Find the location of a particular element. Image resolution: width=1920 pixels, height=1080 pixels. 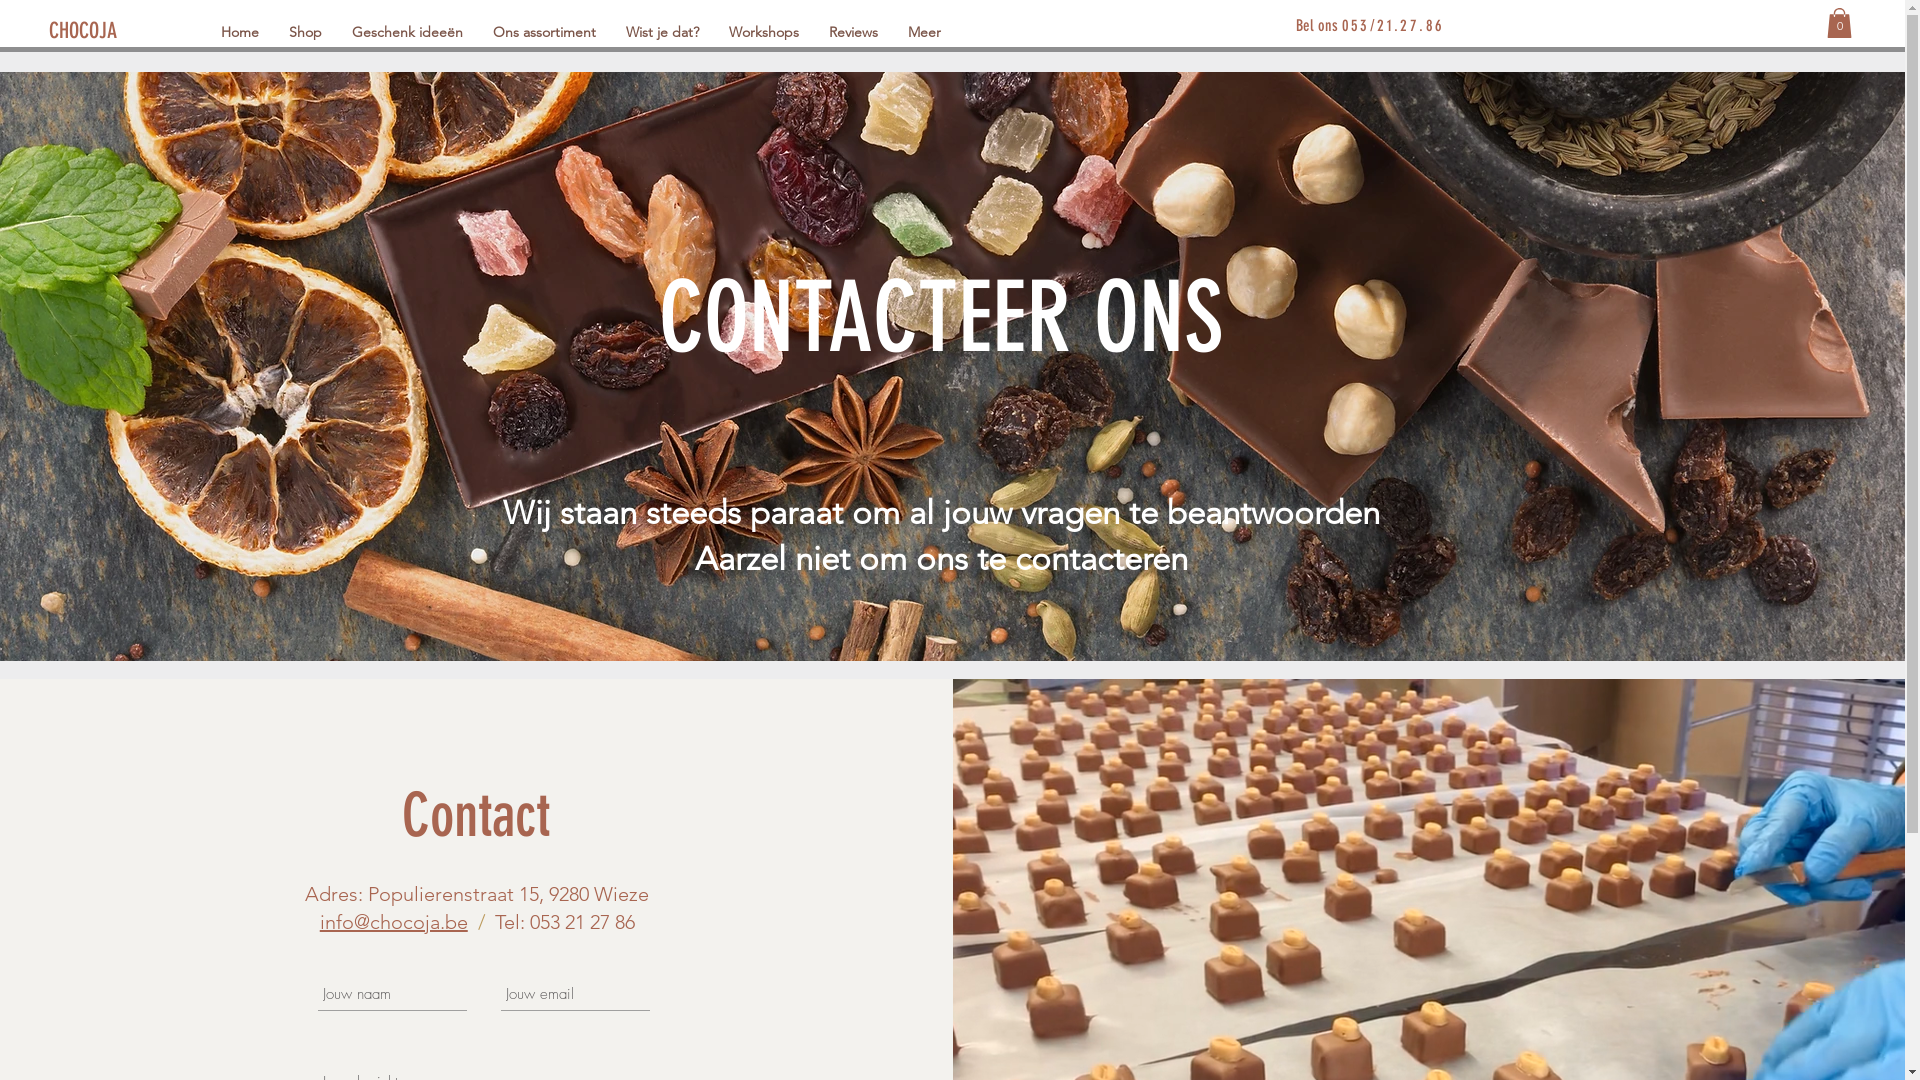

'0' is located at coordinates (1827, 23).